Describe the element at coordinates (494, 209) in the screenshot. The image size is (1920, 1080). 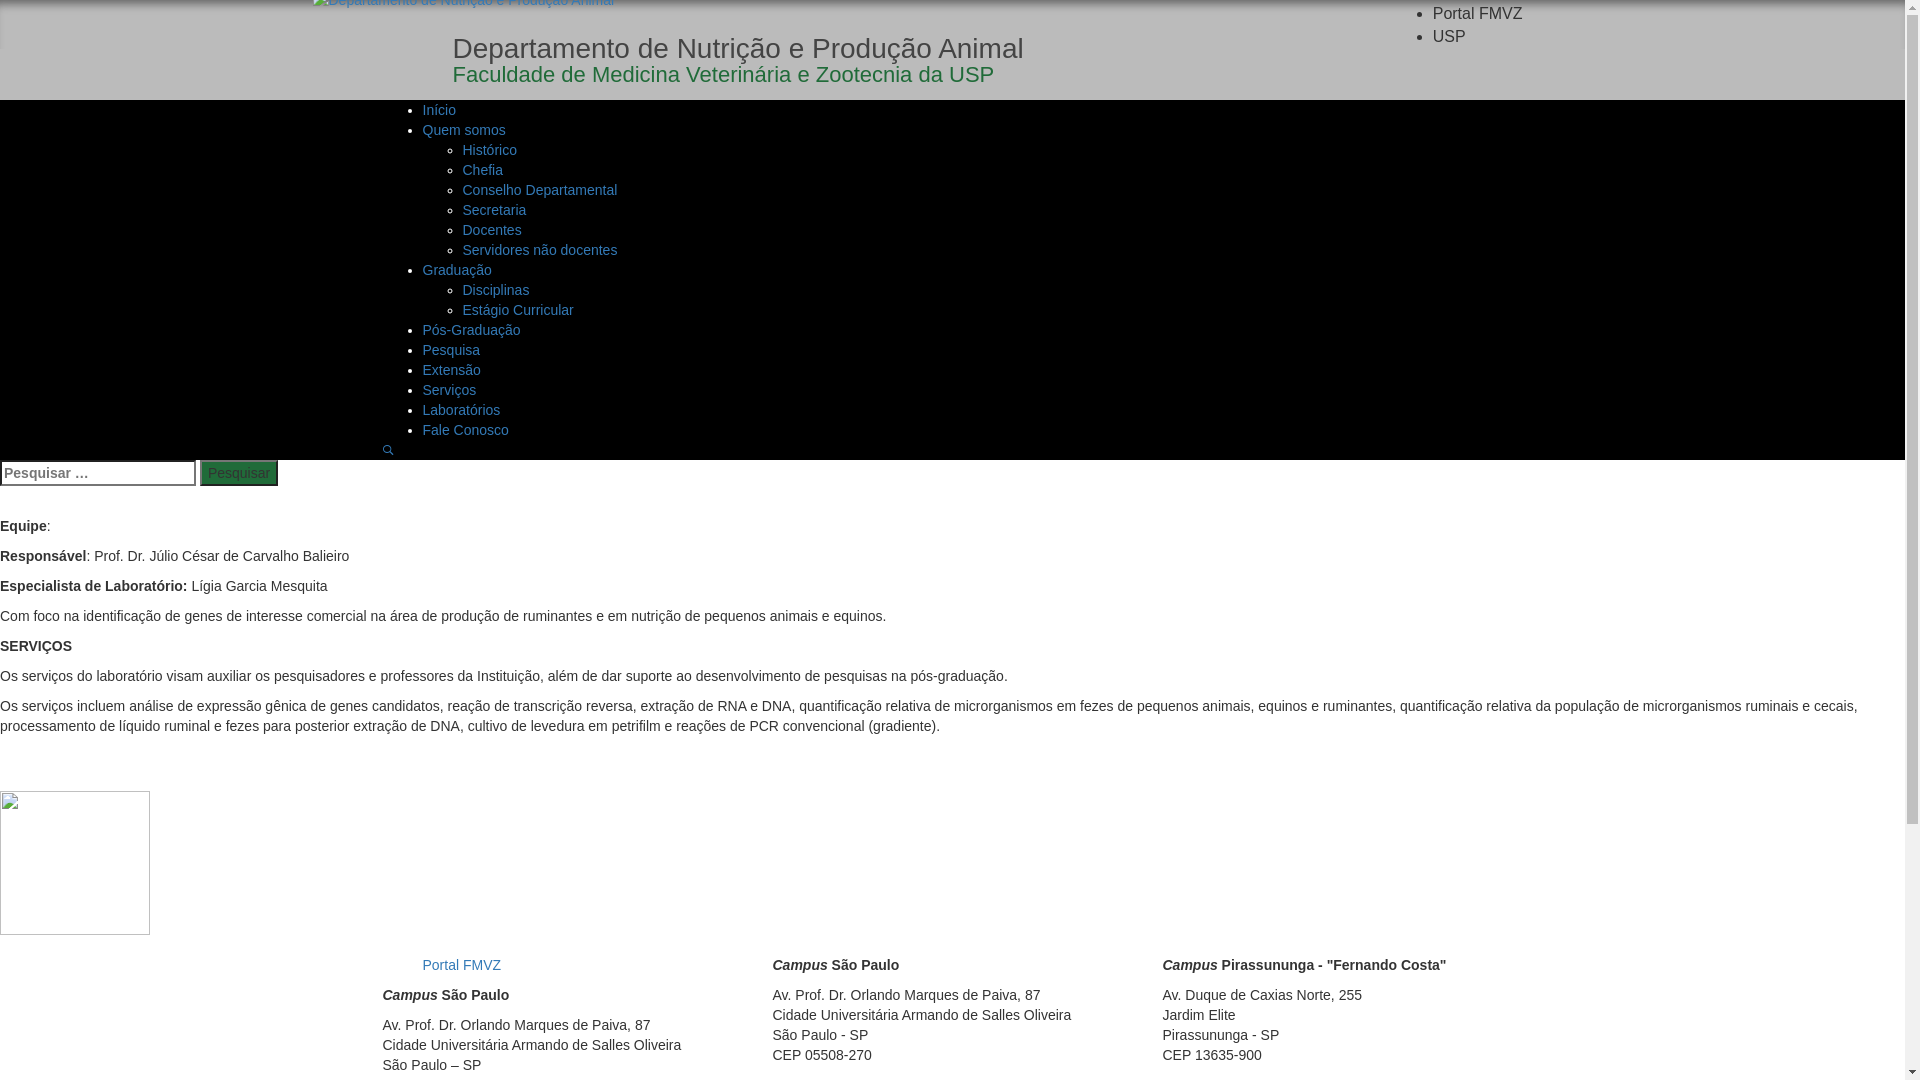
I see `'Secretaria'` at that location.